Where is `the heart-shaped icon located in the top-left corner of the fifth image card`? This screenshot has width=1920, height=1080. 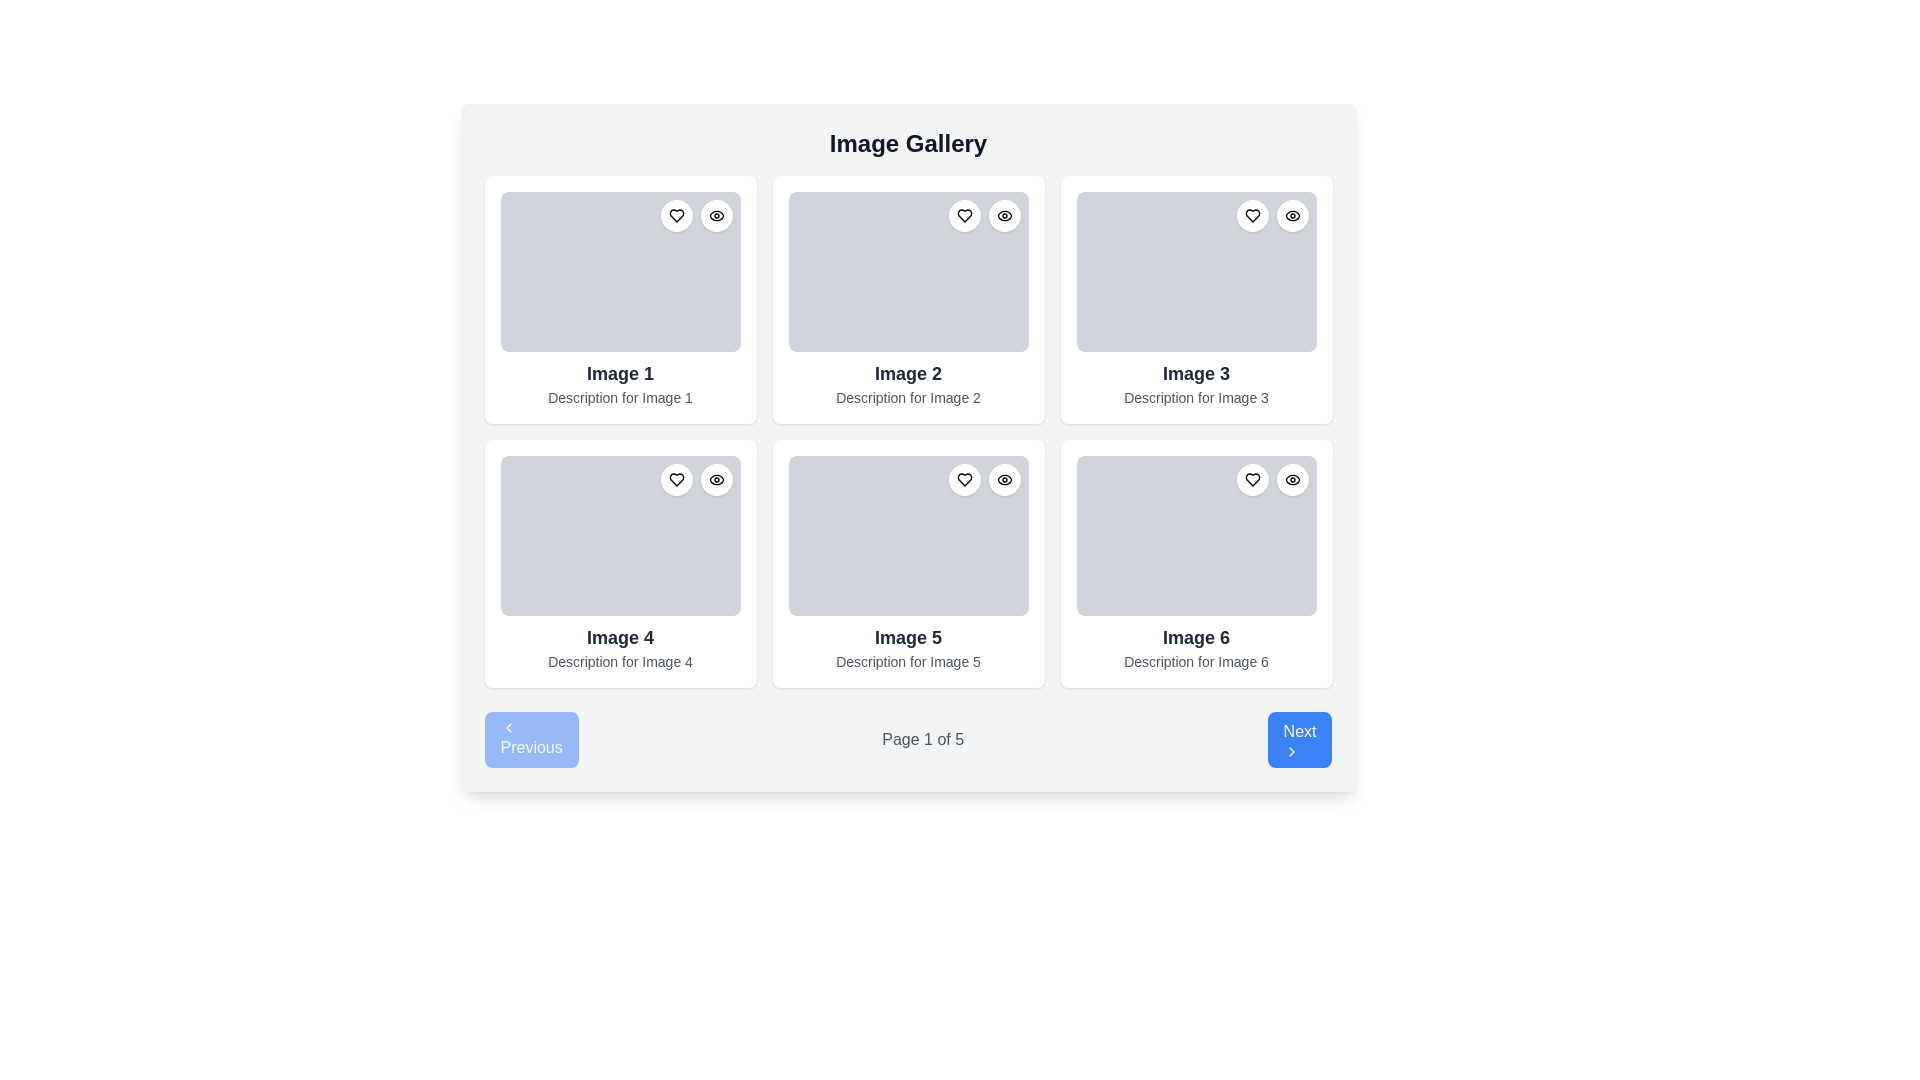
the heart-shaped icon located in the top-left corner of the fifth image card is located at coordinates (964, 479).